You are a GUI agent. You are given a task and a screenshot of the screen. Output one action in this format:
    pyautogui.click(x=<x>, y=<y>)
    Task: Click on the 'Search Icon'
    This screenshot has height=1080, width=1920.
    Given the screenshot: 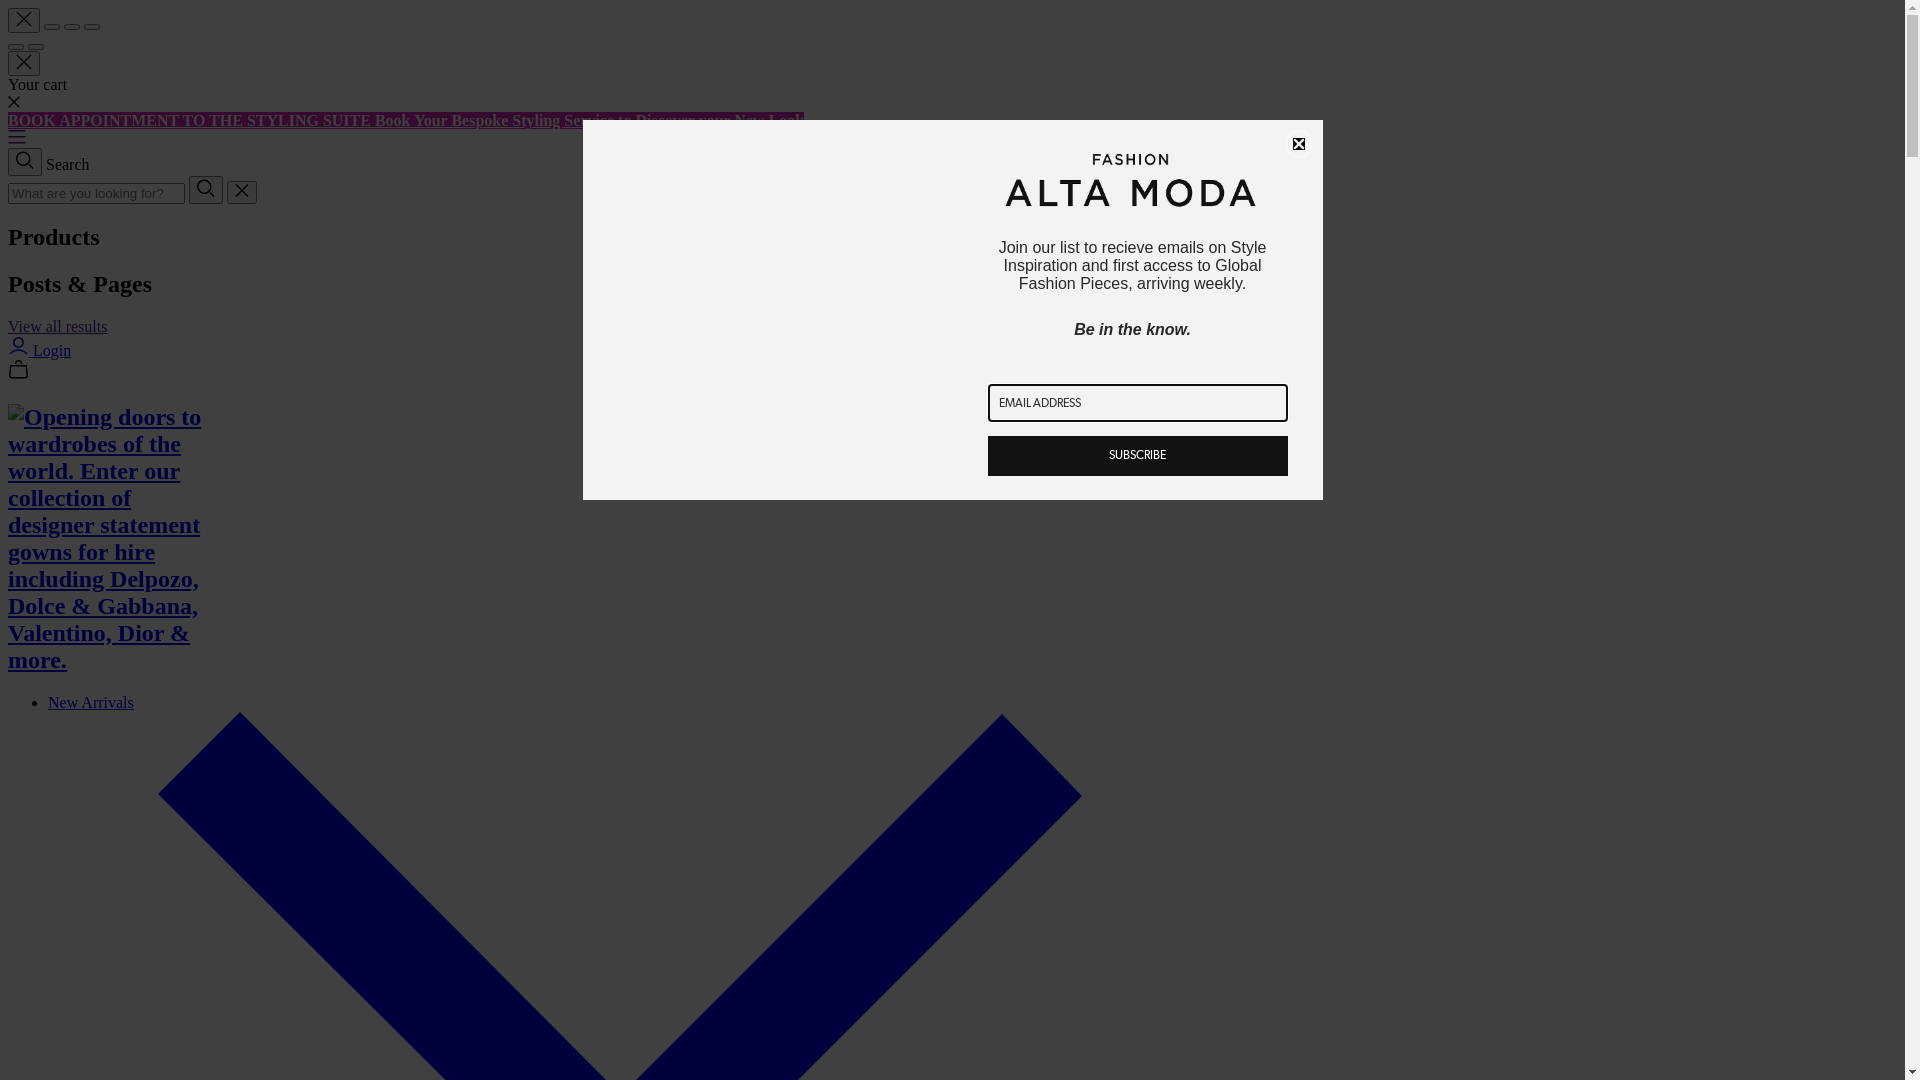 What is the action you would take?
    pyautogui.click(x=8, y=161)
    